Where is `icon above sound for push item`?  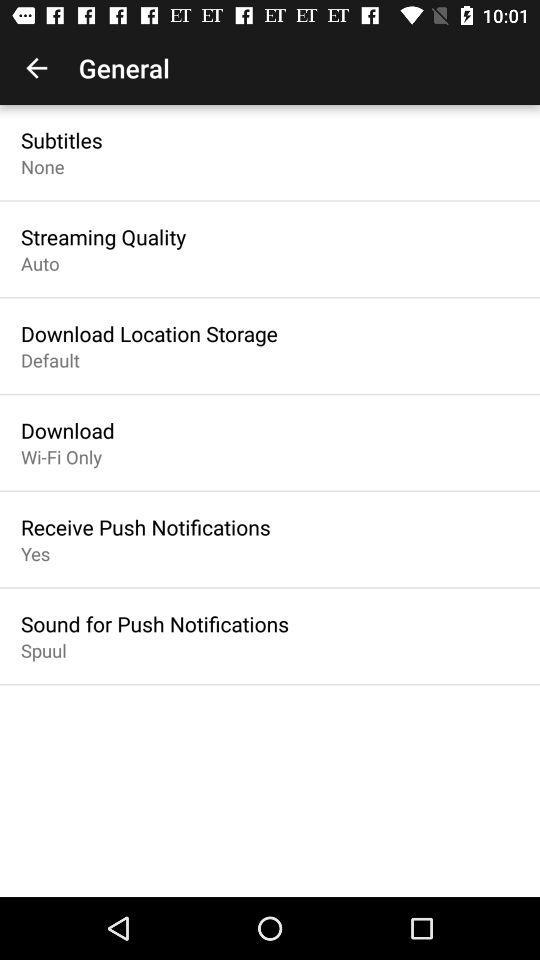
icon above sound for push item is located at coordinates (35, 553).